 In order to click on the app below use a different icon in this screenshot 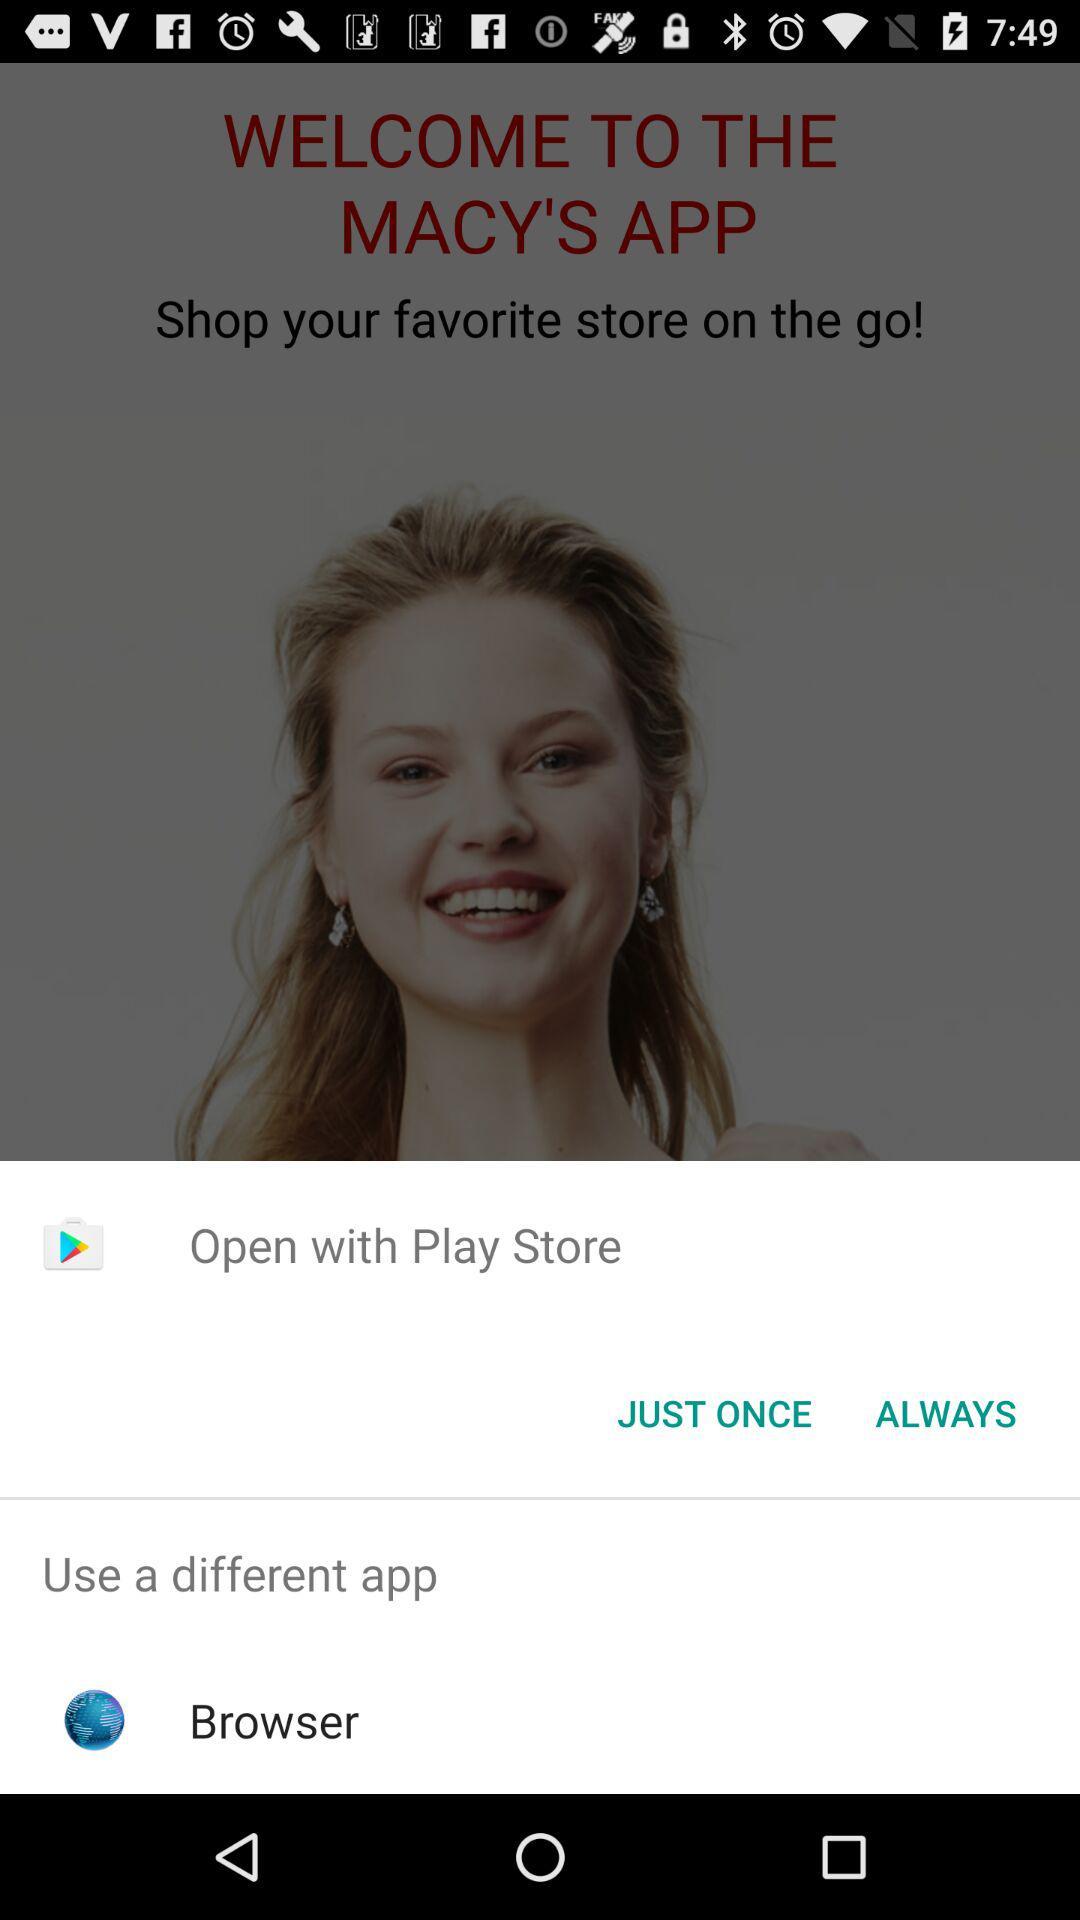, I will do `click(274, 1719)`.